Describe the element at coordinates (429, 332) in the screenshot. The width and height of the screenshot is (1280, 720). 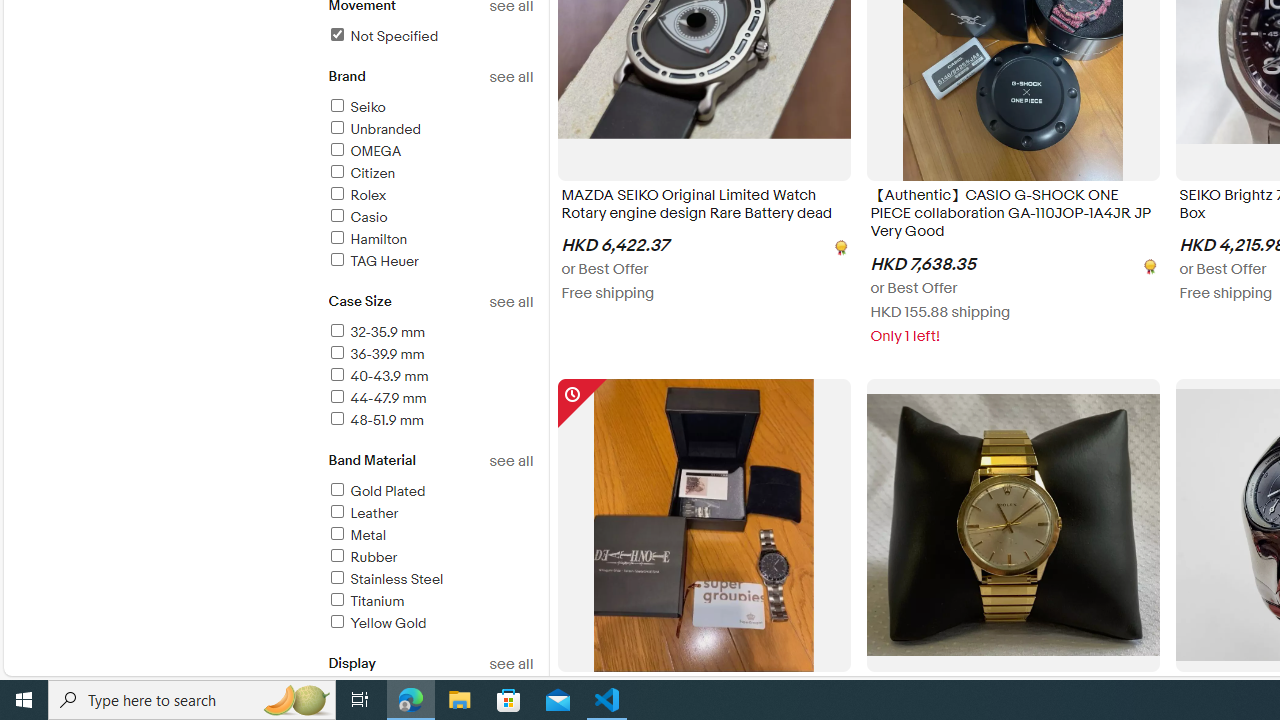
I see `'32-35.9 mm'` at that location.